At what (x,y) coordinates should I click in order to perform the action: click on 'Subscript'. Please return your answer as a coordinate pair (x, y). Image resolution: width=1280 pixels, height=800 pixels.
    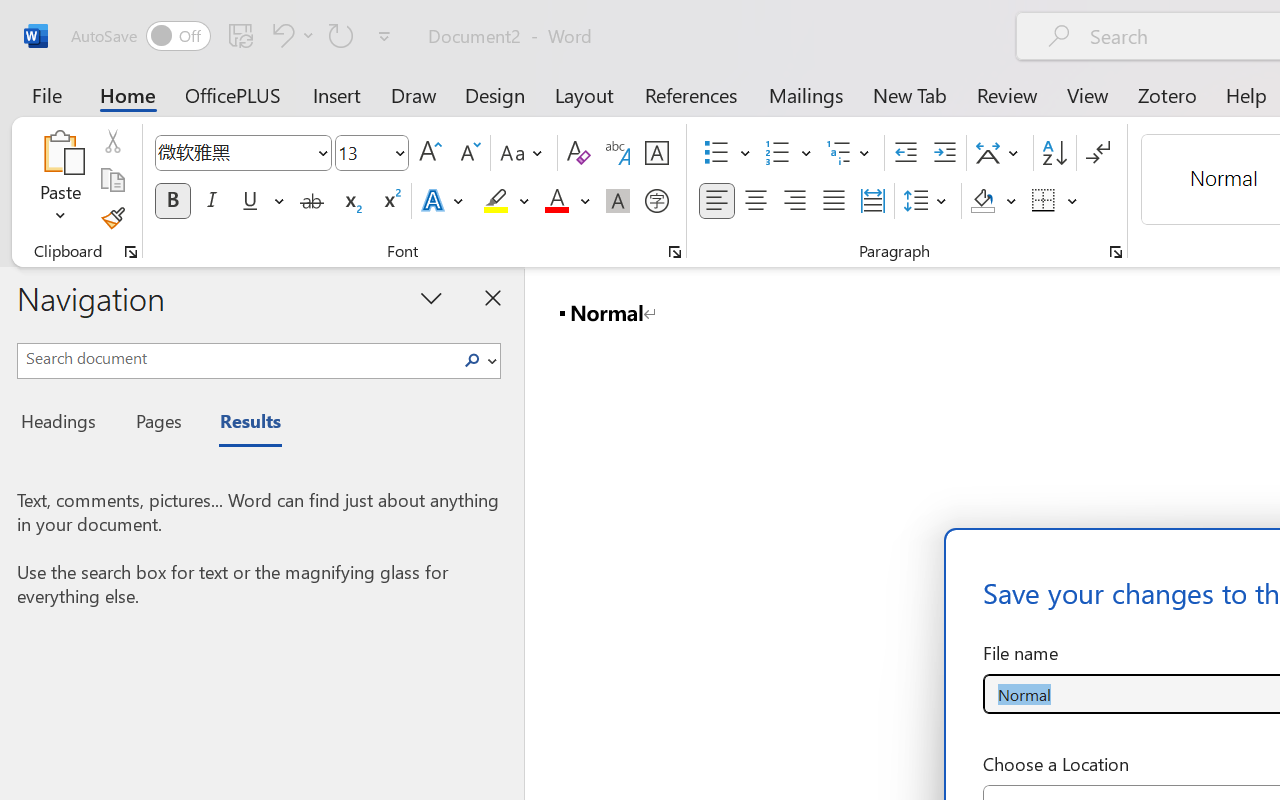
    Looking at the image, I should click on (350, 201).